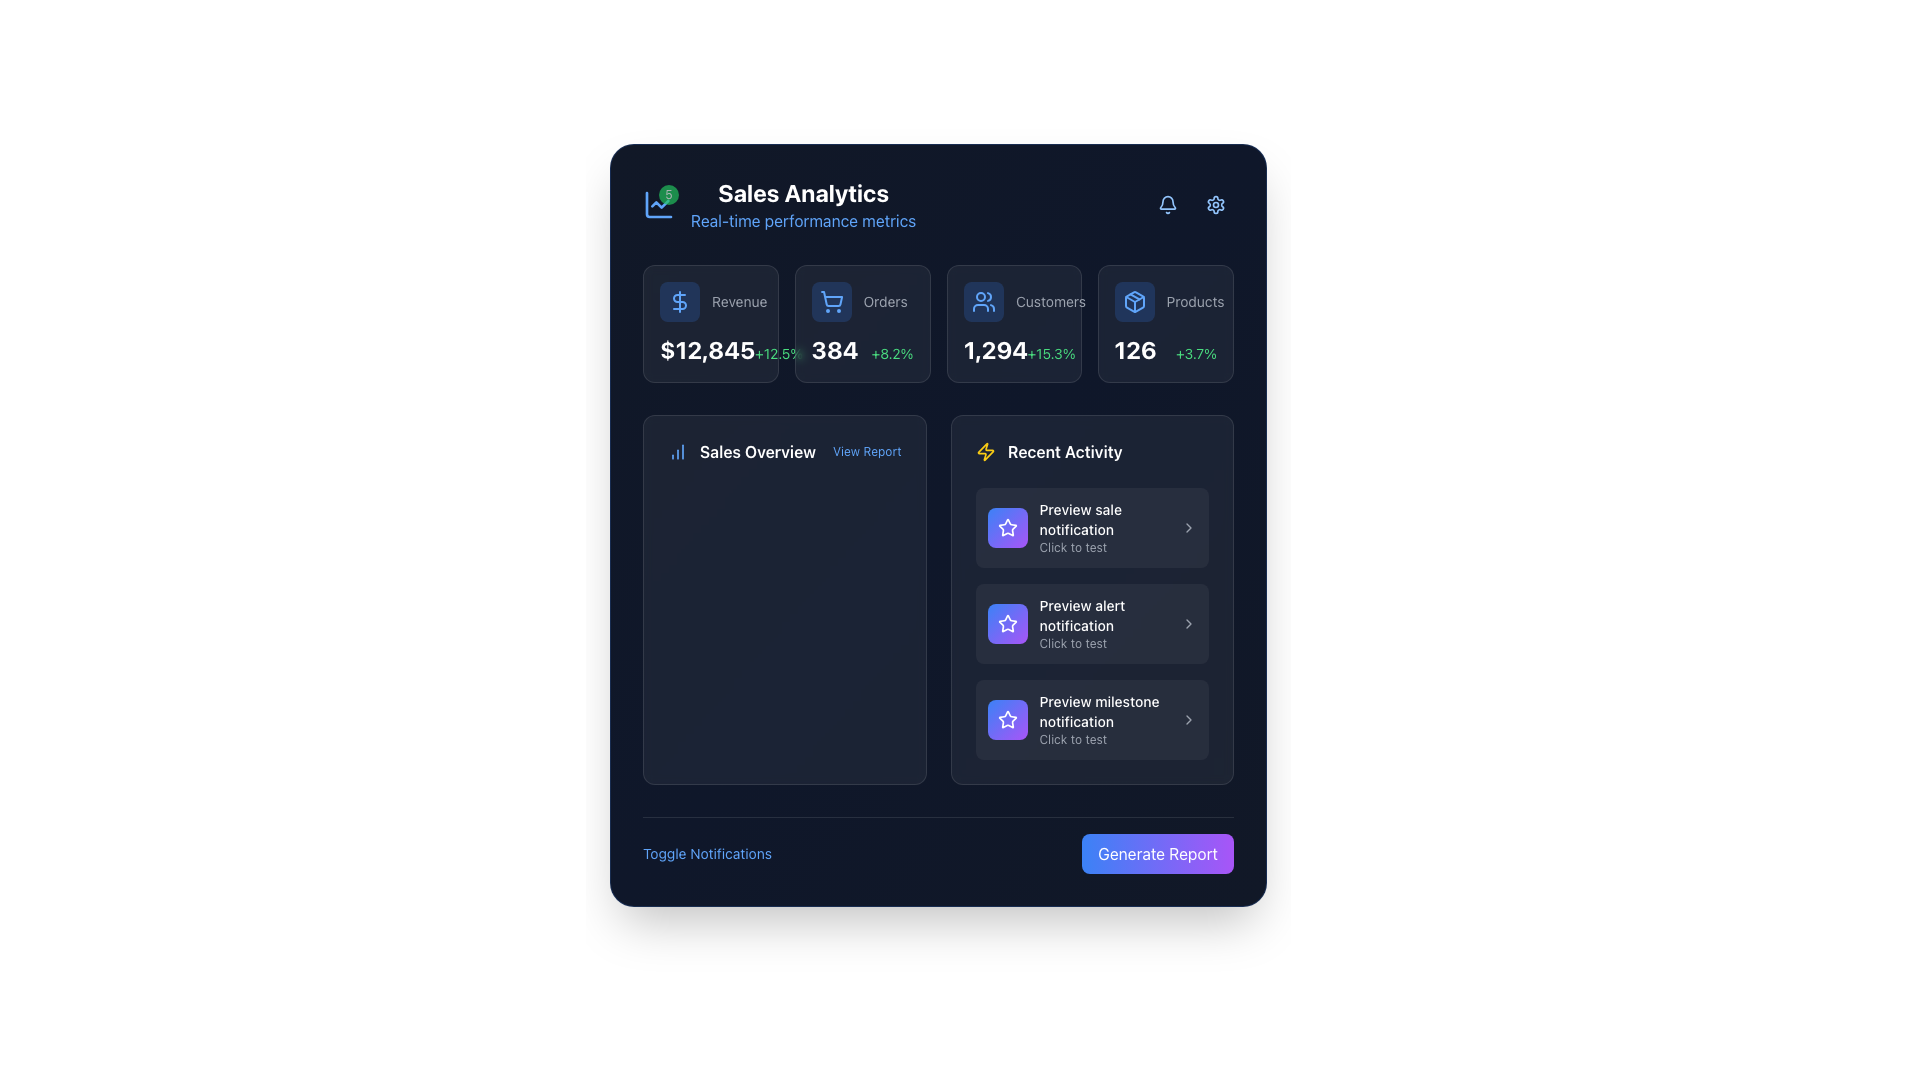 Image resolution: width=1920 pixels, height=1080 pixels. Describe the element at coordinates (1103, 527) in the screenshot. I see `the text display that describes a preview-related function in the 'Recent Activity' section, which is the first item in the list` at that location.